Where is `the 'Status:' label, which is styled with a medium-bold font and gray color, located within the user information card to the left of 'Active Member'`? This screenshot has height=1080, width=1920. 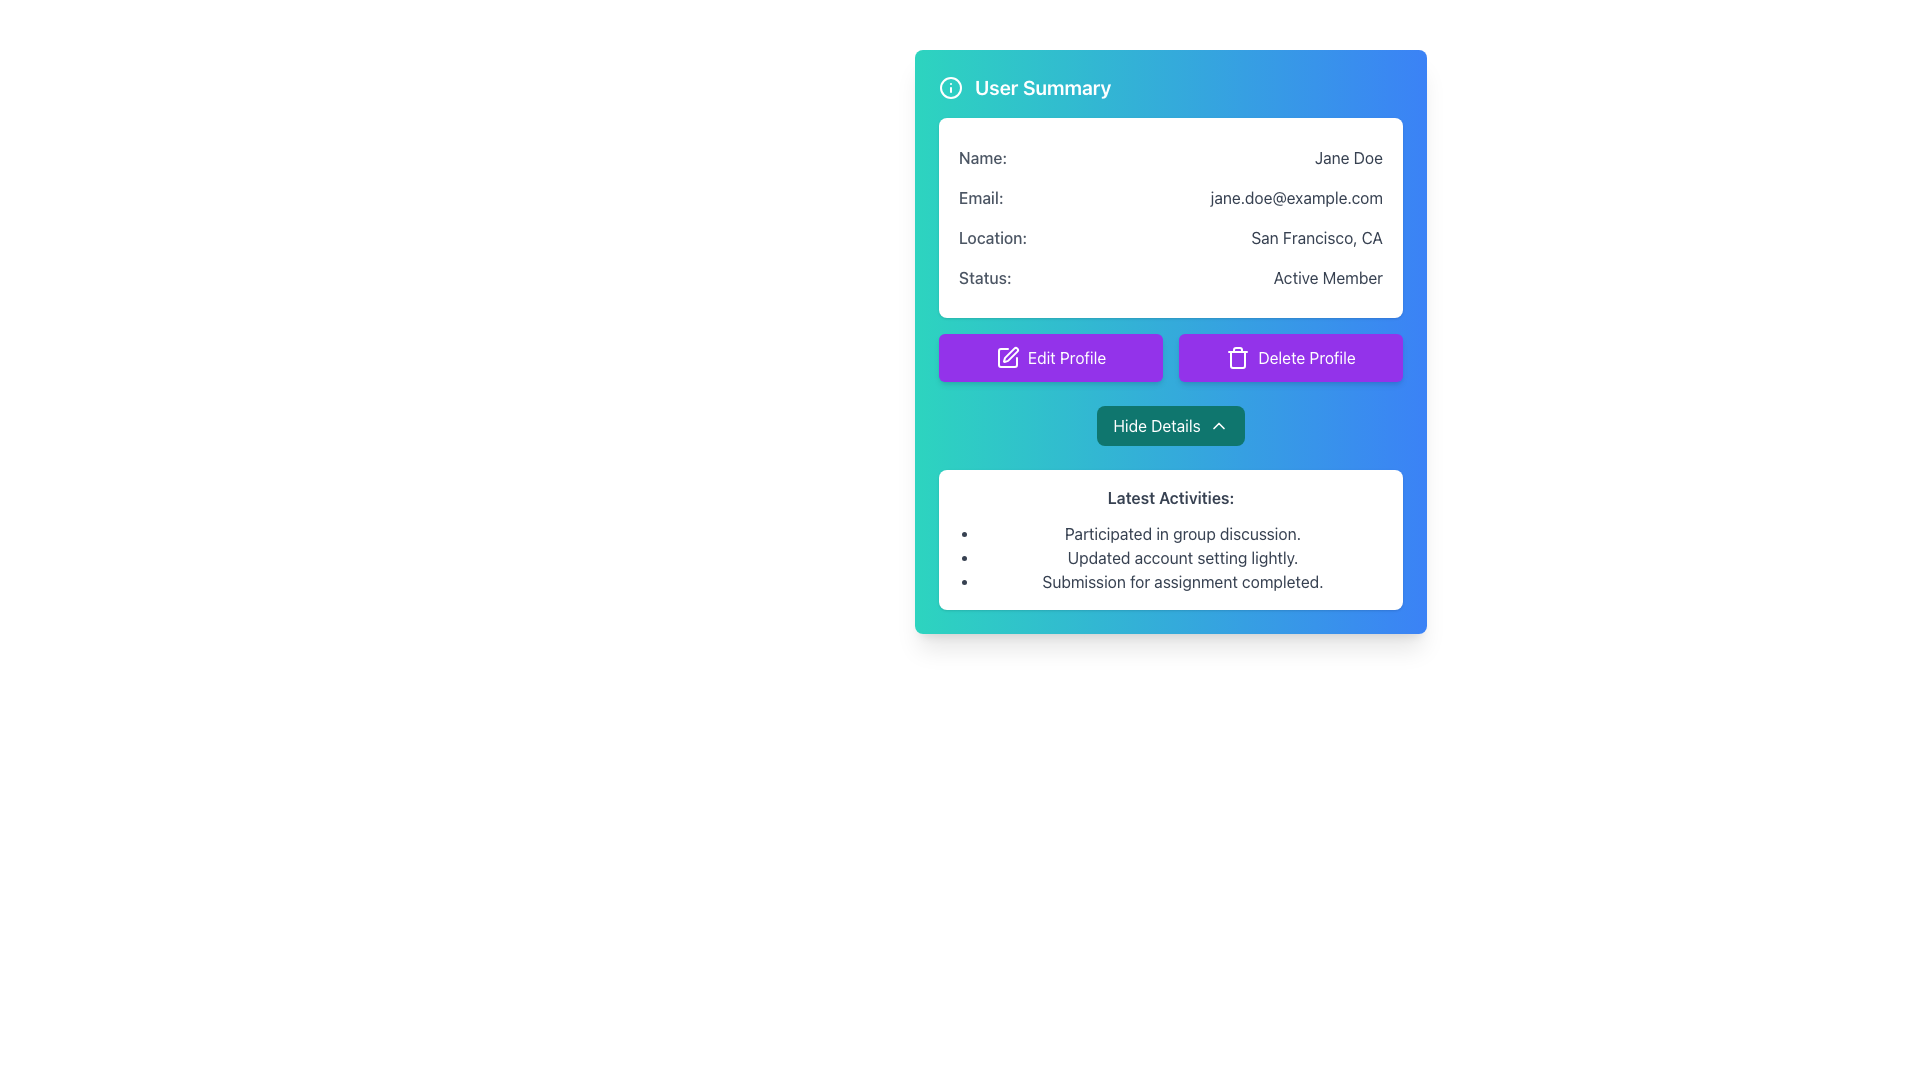 the 'Status:' label, which is styled with a medium-bold font and gray color, located within the user information card to the left of 'Active Member' is located at coordinates (985, 277).